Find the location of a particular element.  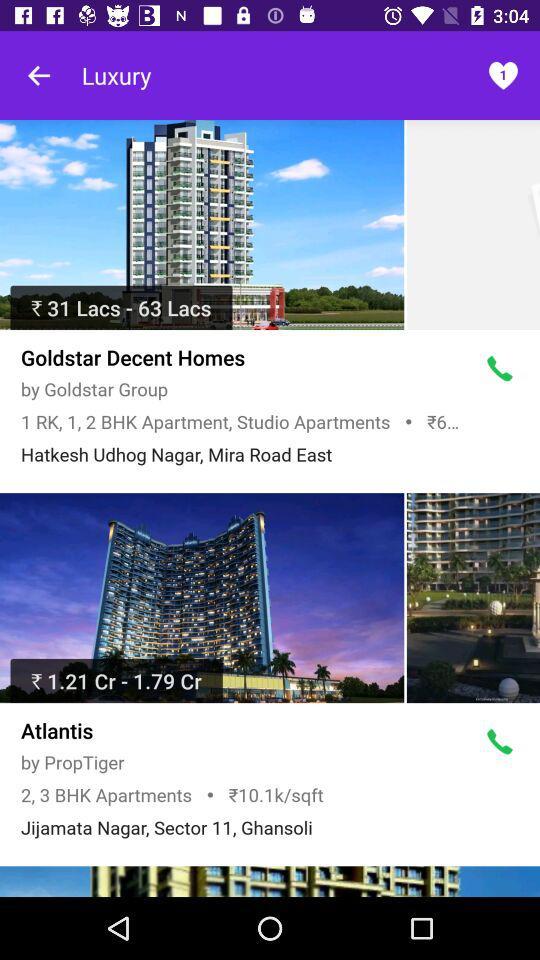

apartments is located at coordinates (202, 225).